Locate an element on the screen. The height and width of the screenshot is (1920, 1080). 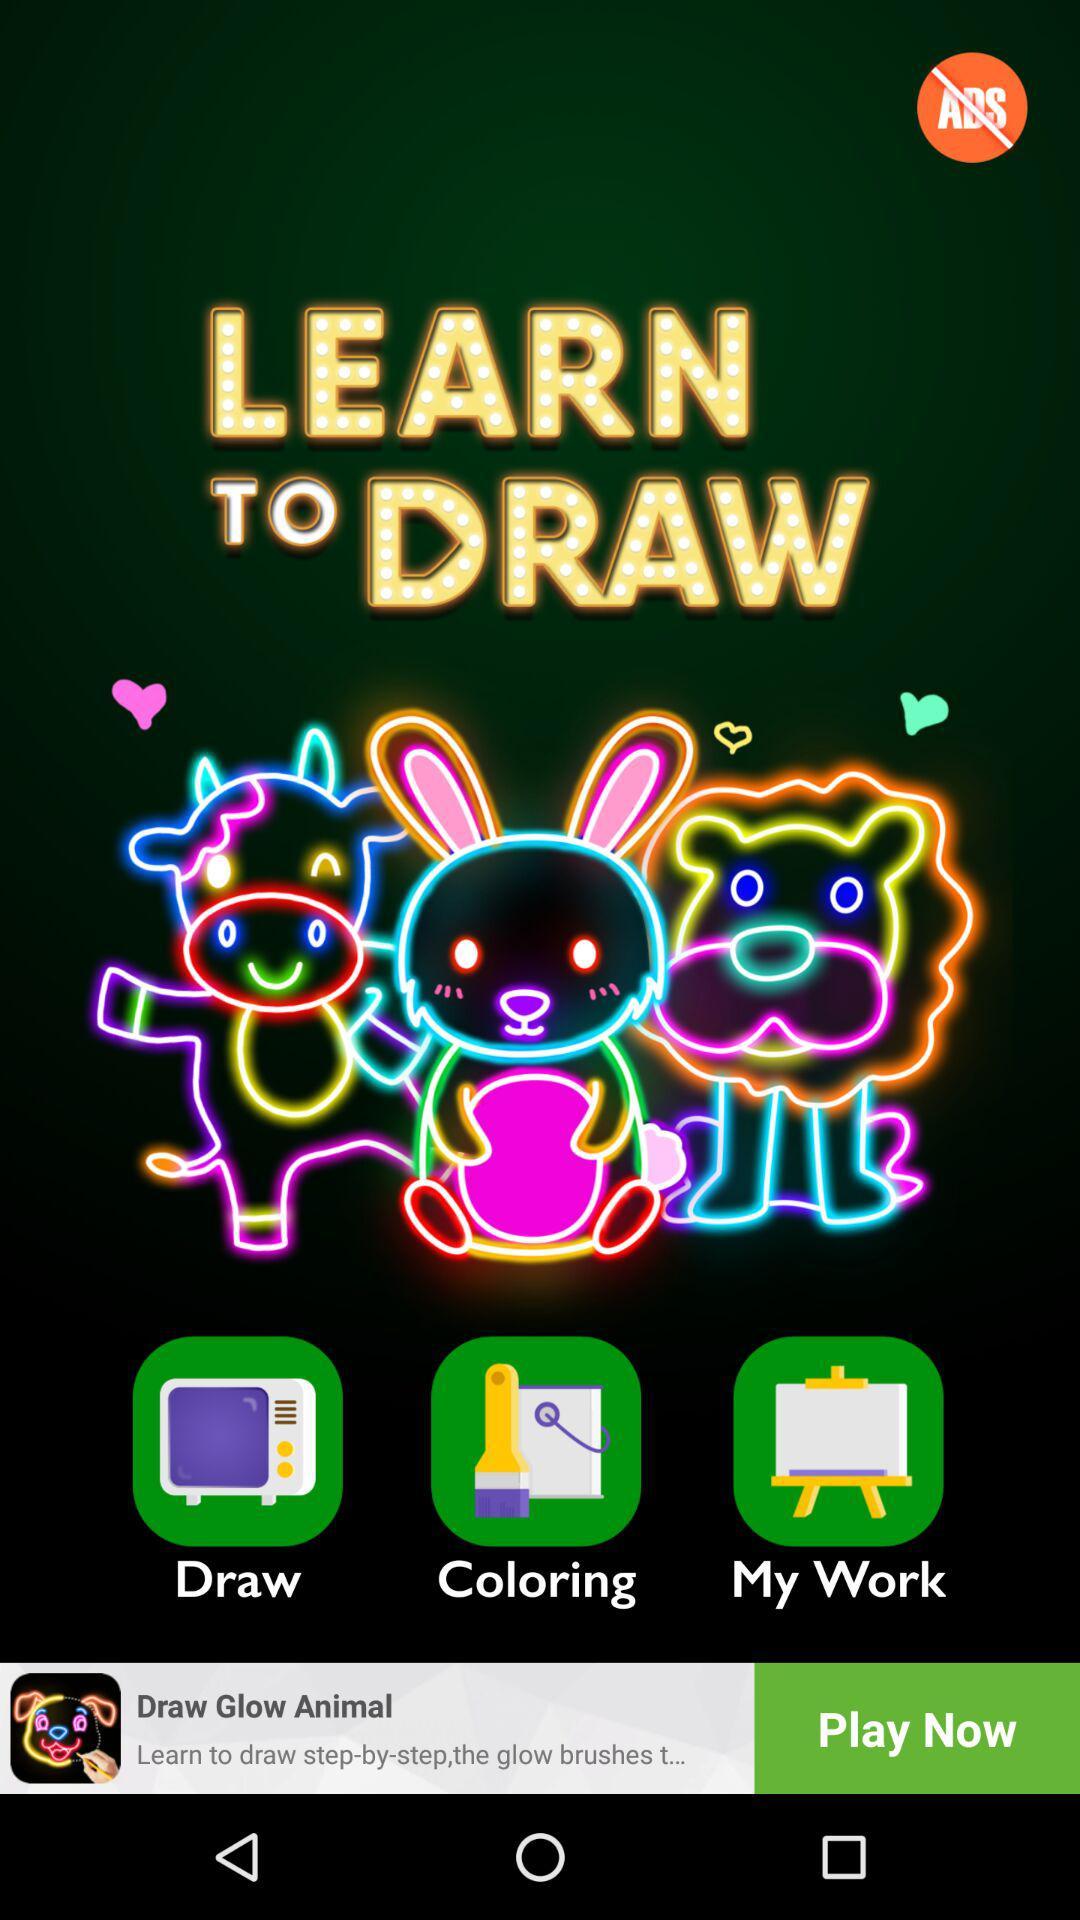
coloring option is located at coordinates (535, 1441).